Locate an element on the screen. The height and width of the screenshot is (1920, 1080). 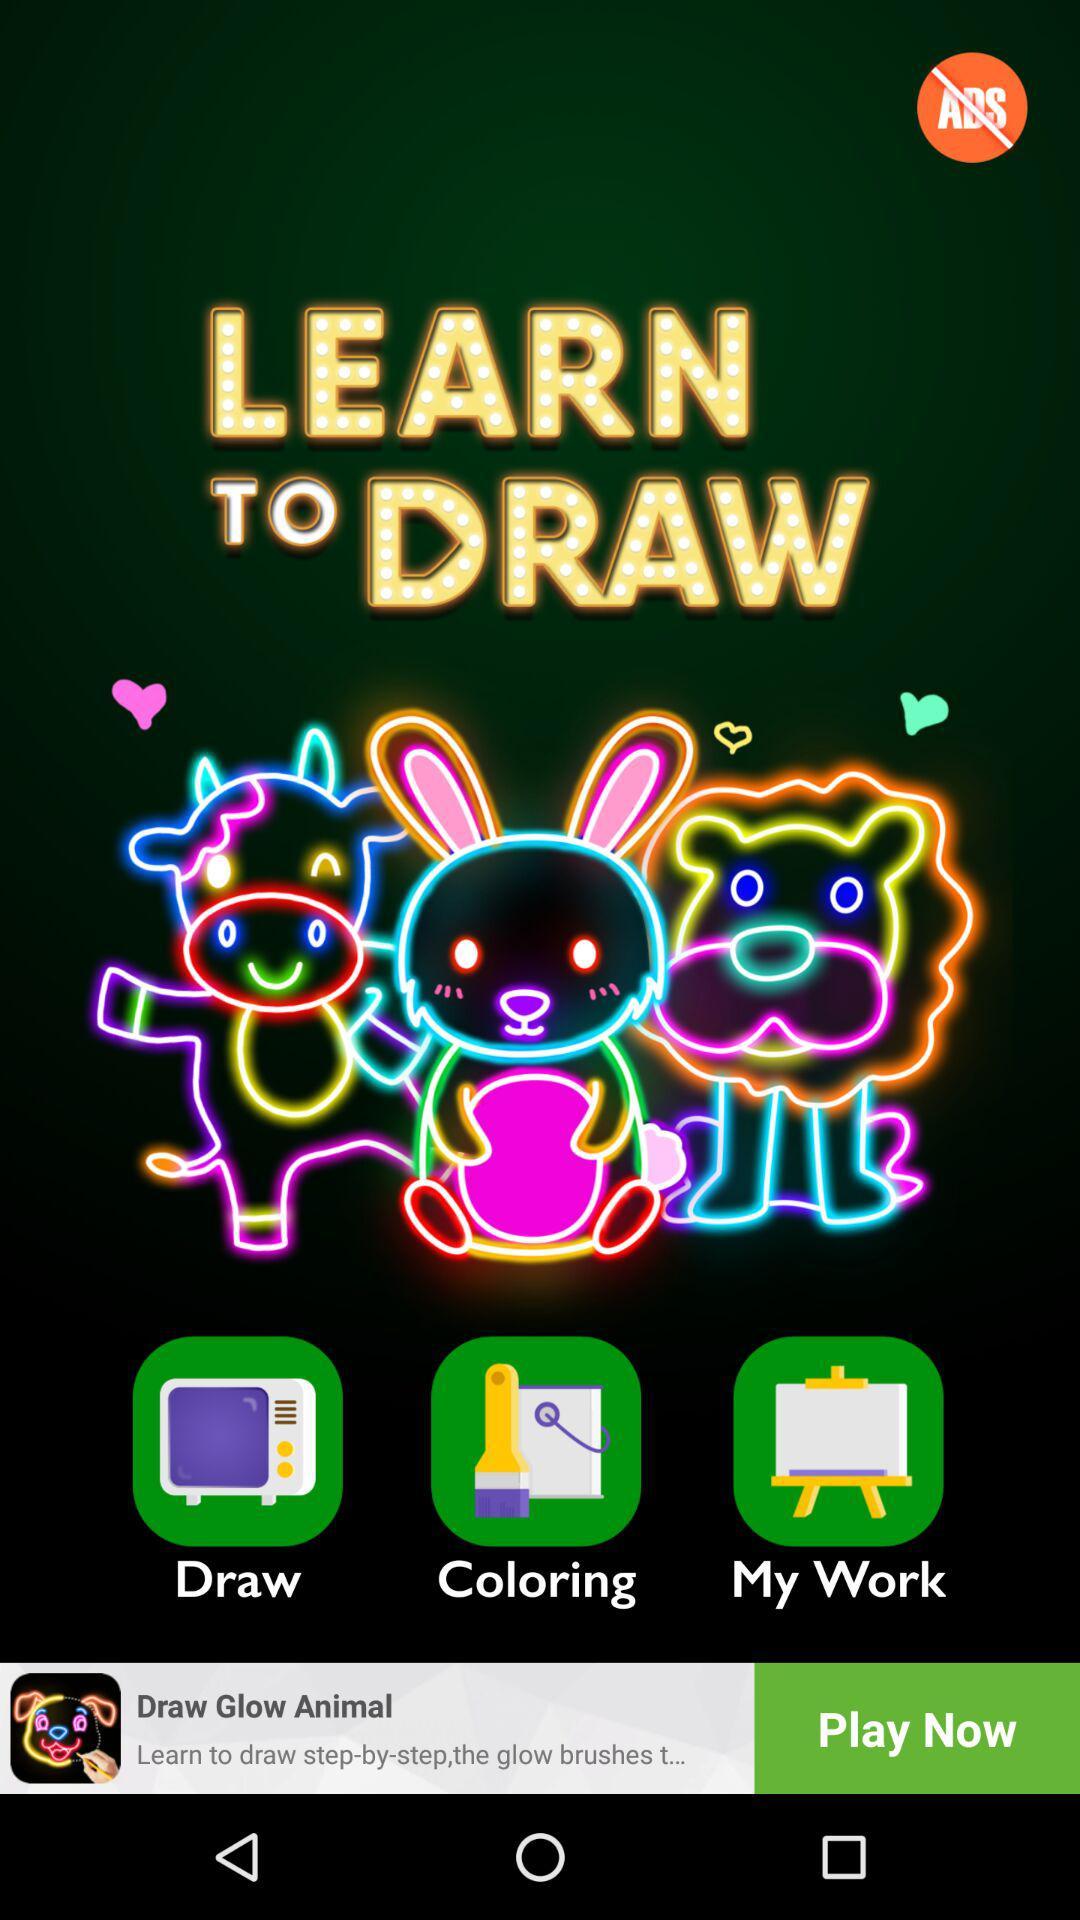
coloring option is located at coordinates (535, 1441).